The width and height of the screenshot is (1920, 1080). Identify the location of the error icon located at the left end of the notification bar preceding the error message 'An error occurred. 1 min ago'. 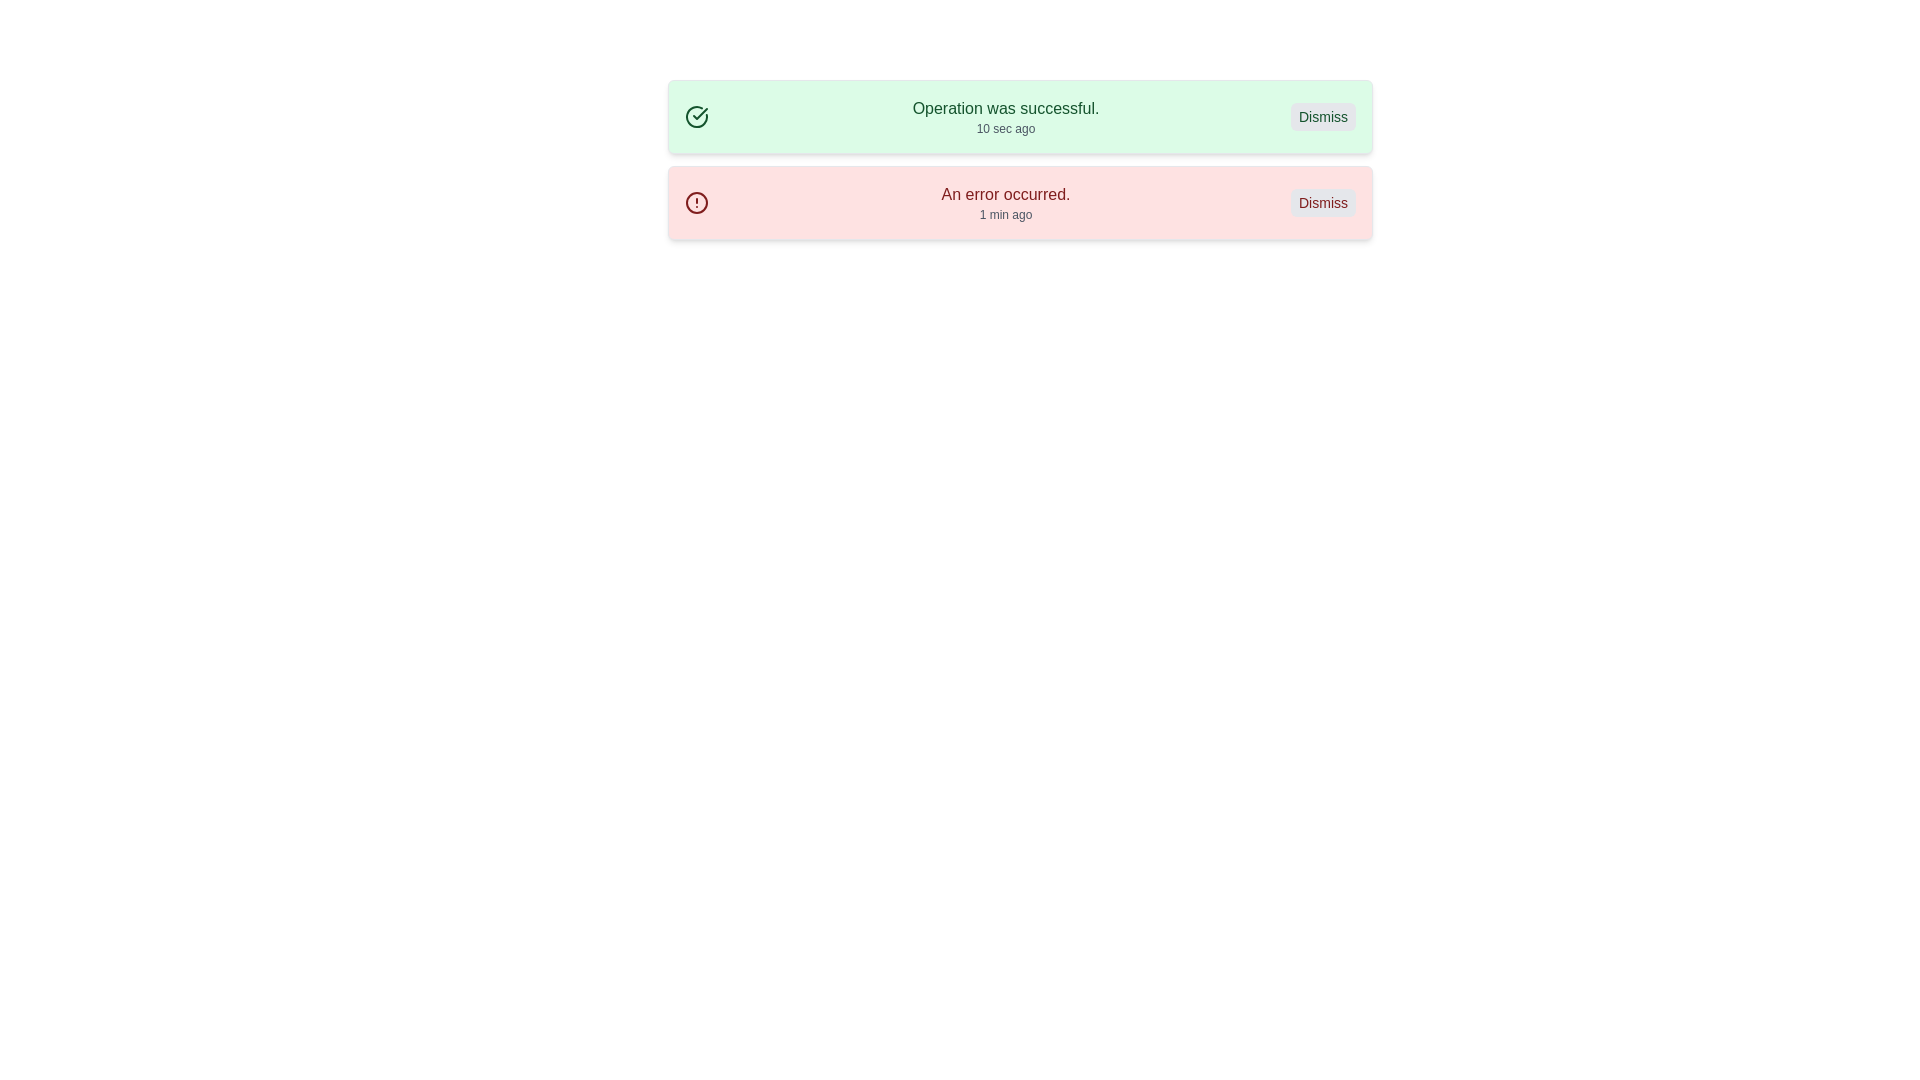
(696, 203).